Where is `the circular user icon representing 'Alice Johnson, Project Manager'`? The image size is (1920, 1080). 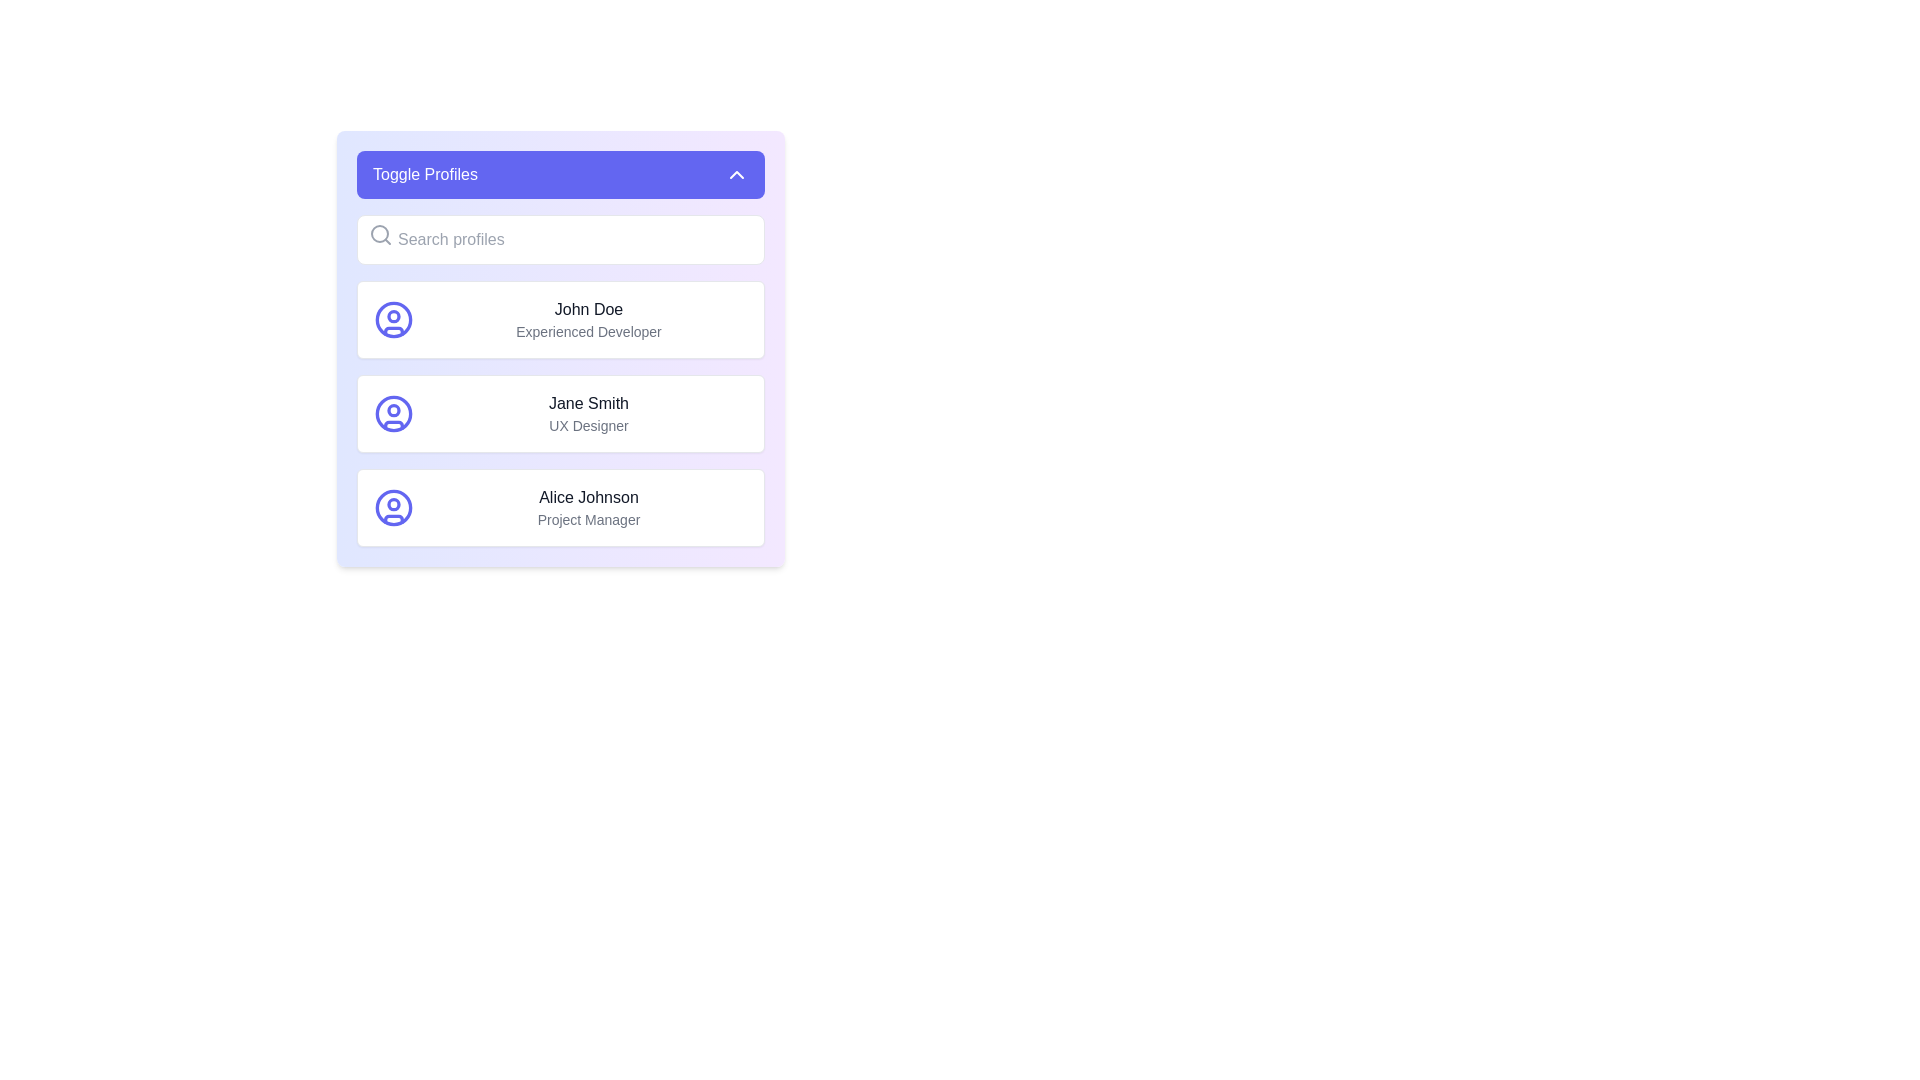 the circular user icon representing 'Alice Johnson, Project Manager' is located at coordinates (393, 507).